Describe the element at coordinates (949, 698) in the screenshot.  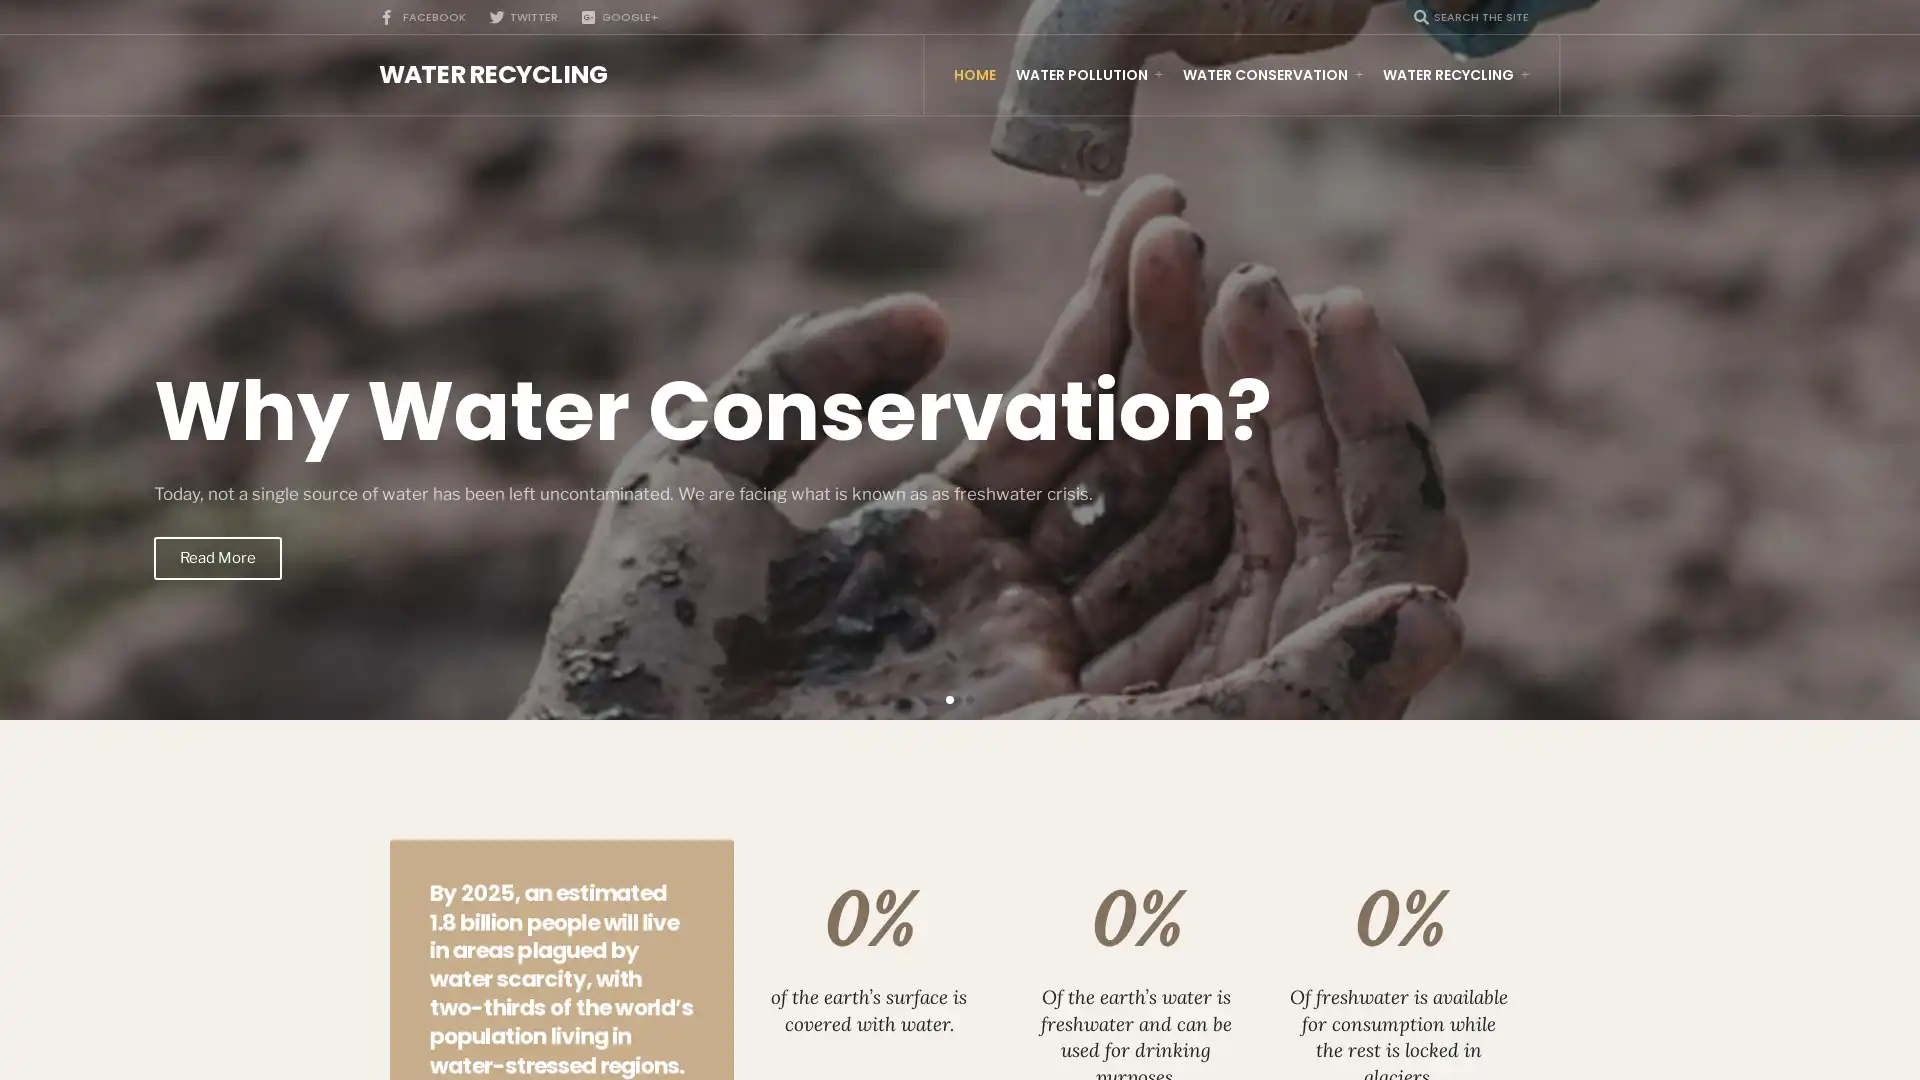
I see `Go to slide 1` at that location.